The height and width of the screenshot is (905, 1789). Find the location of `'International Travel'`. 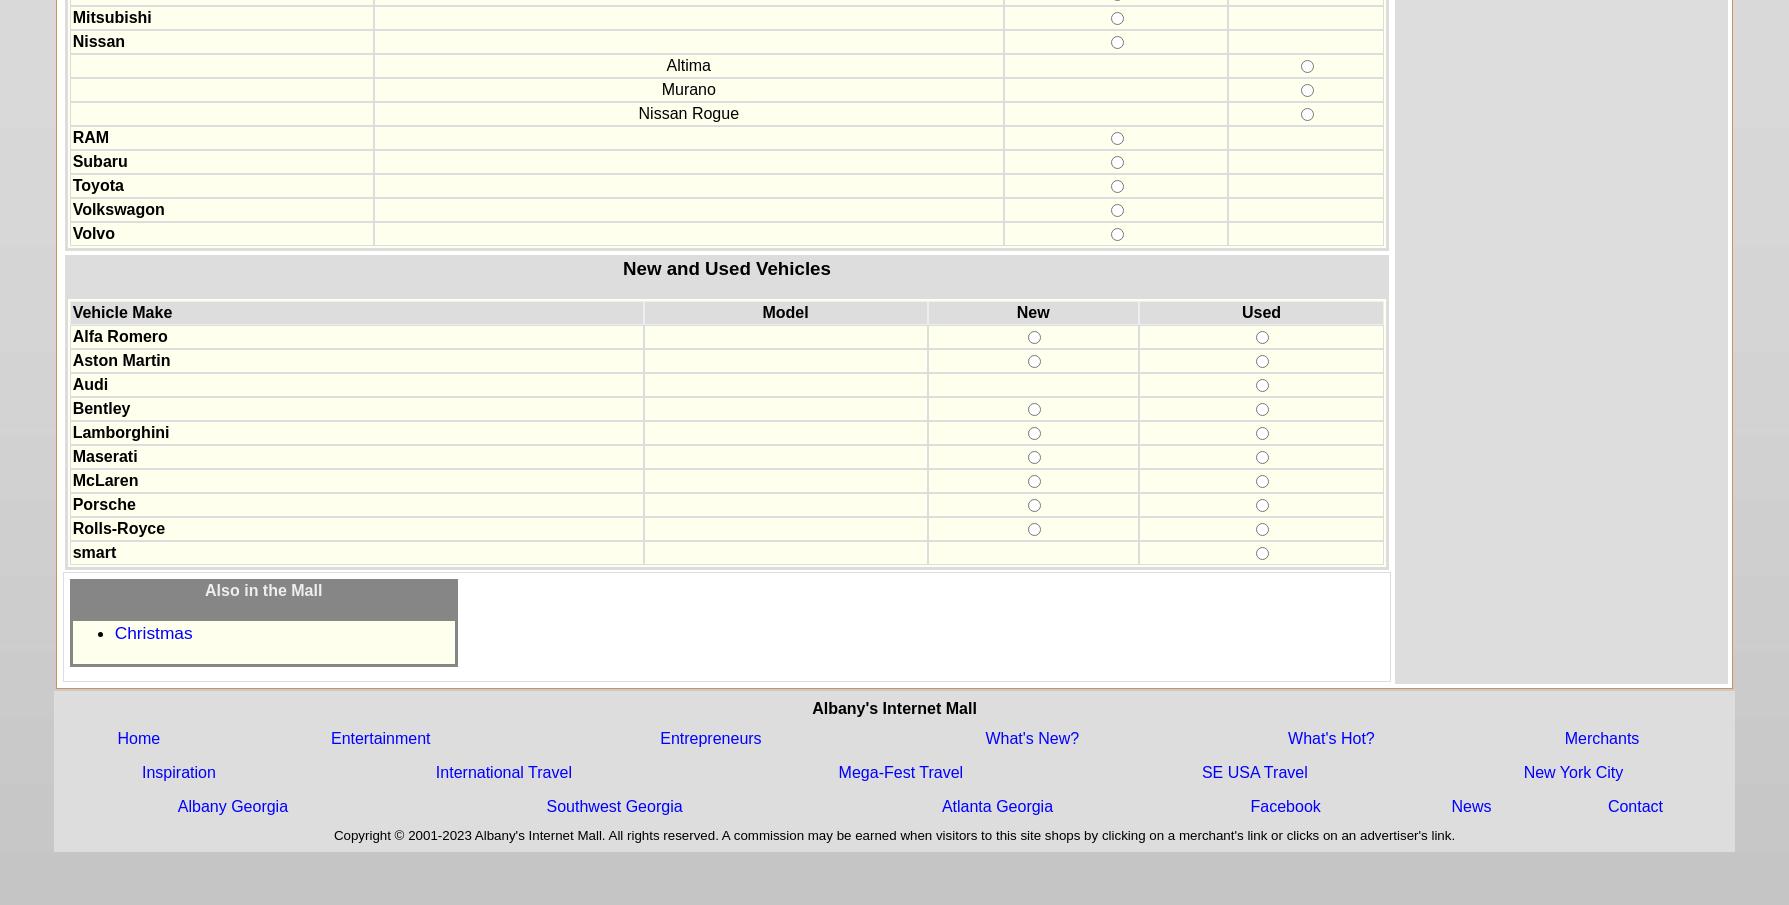

'International Travel' is located at coordinates (502, 771).